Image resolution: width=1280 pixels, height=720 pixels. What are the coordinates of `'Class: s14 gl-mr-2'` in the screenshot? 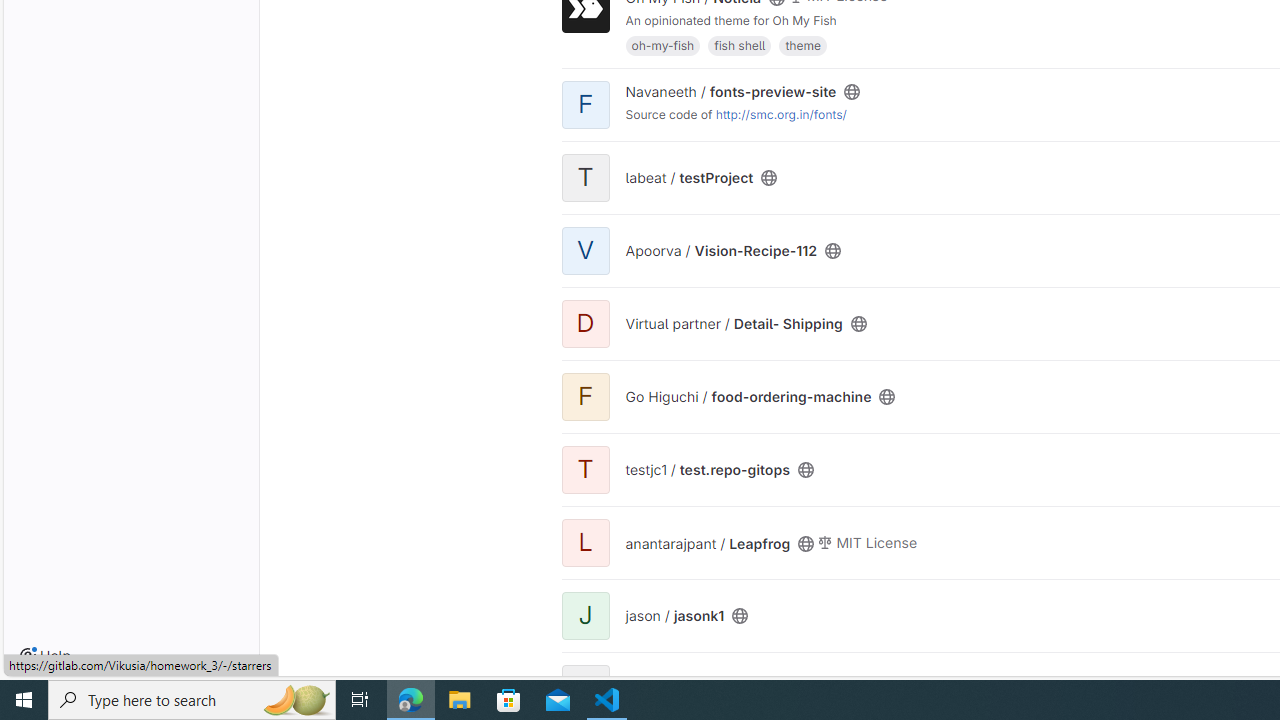 It's located at (825, 542).